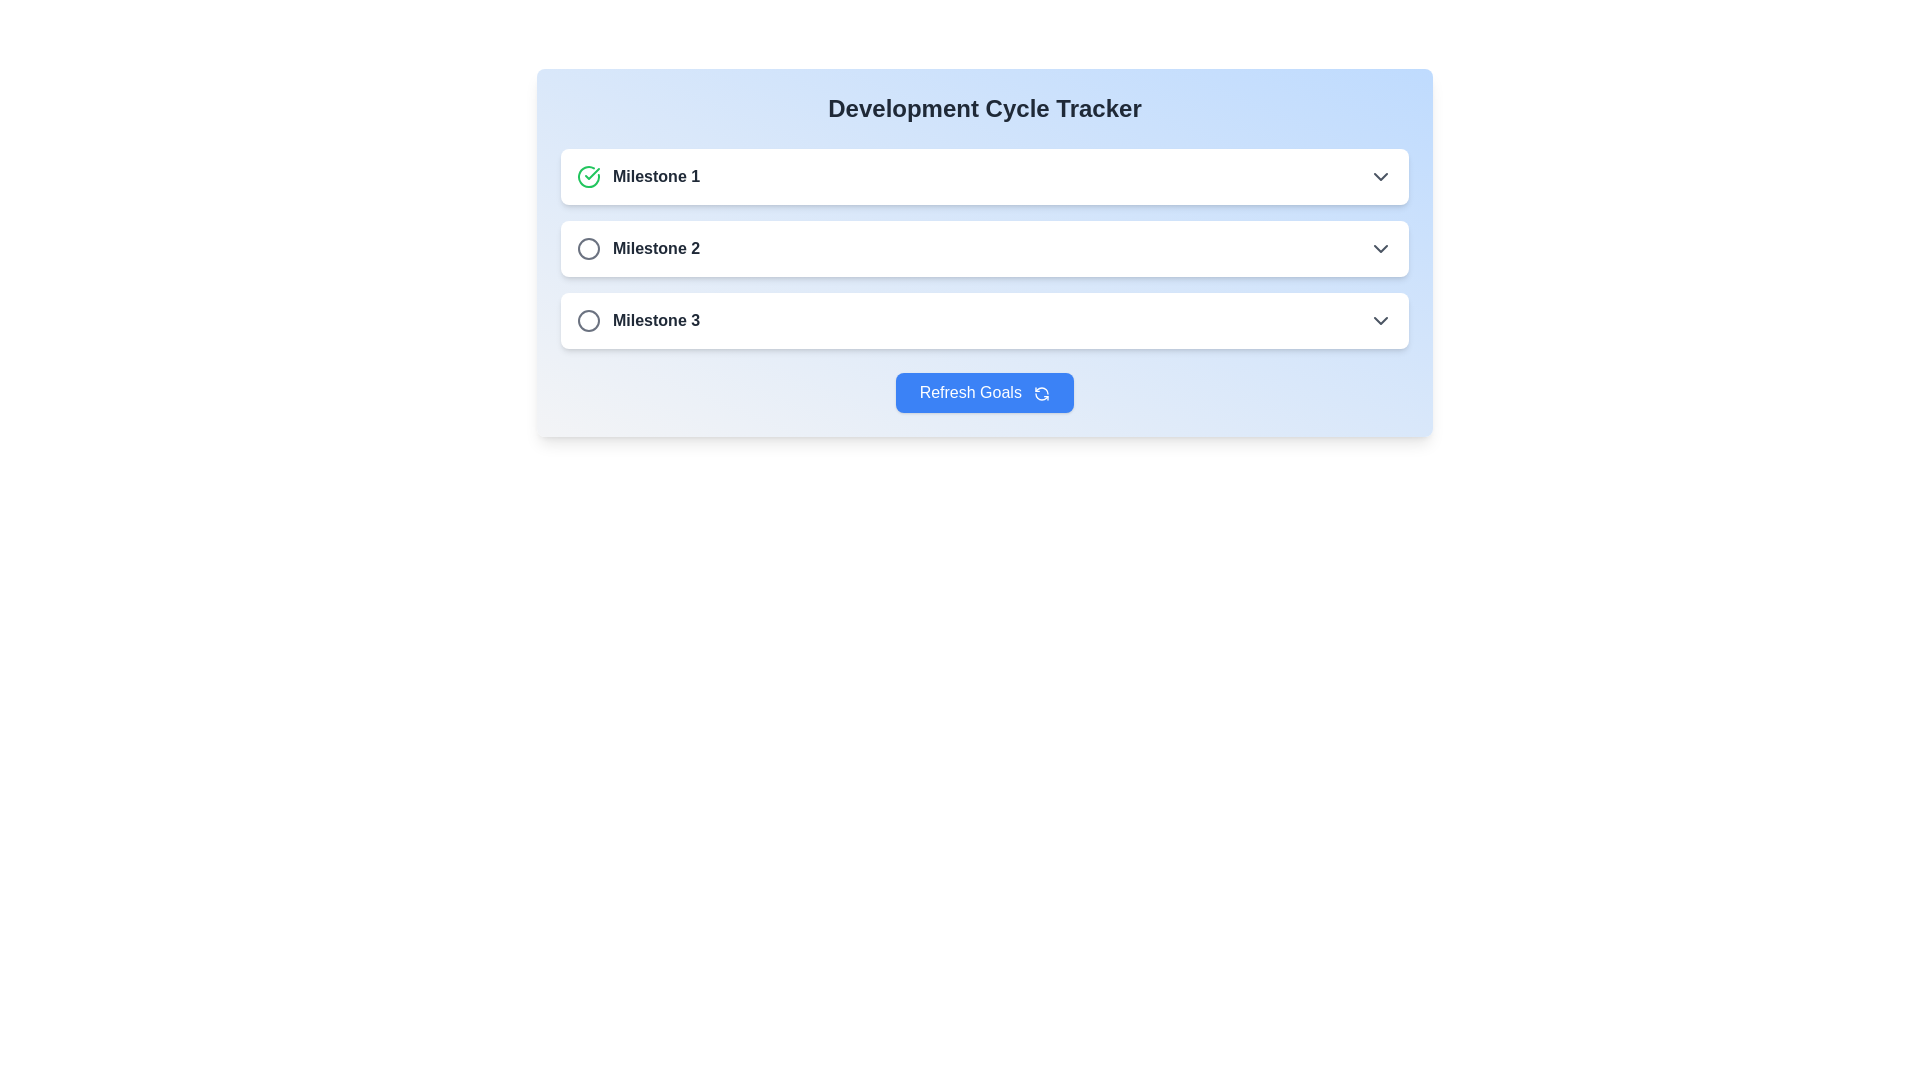 This screenshot has height=1080, width=1920. What do you see at coordinates (588, 176) in the screenshot?
I see `the green checkmark icon, which indicates a completed status, located to the immediate left of the text 'Milestone 1' in the first row of the milestones list` at bounding box center [588, 176].